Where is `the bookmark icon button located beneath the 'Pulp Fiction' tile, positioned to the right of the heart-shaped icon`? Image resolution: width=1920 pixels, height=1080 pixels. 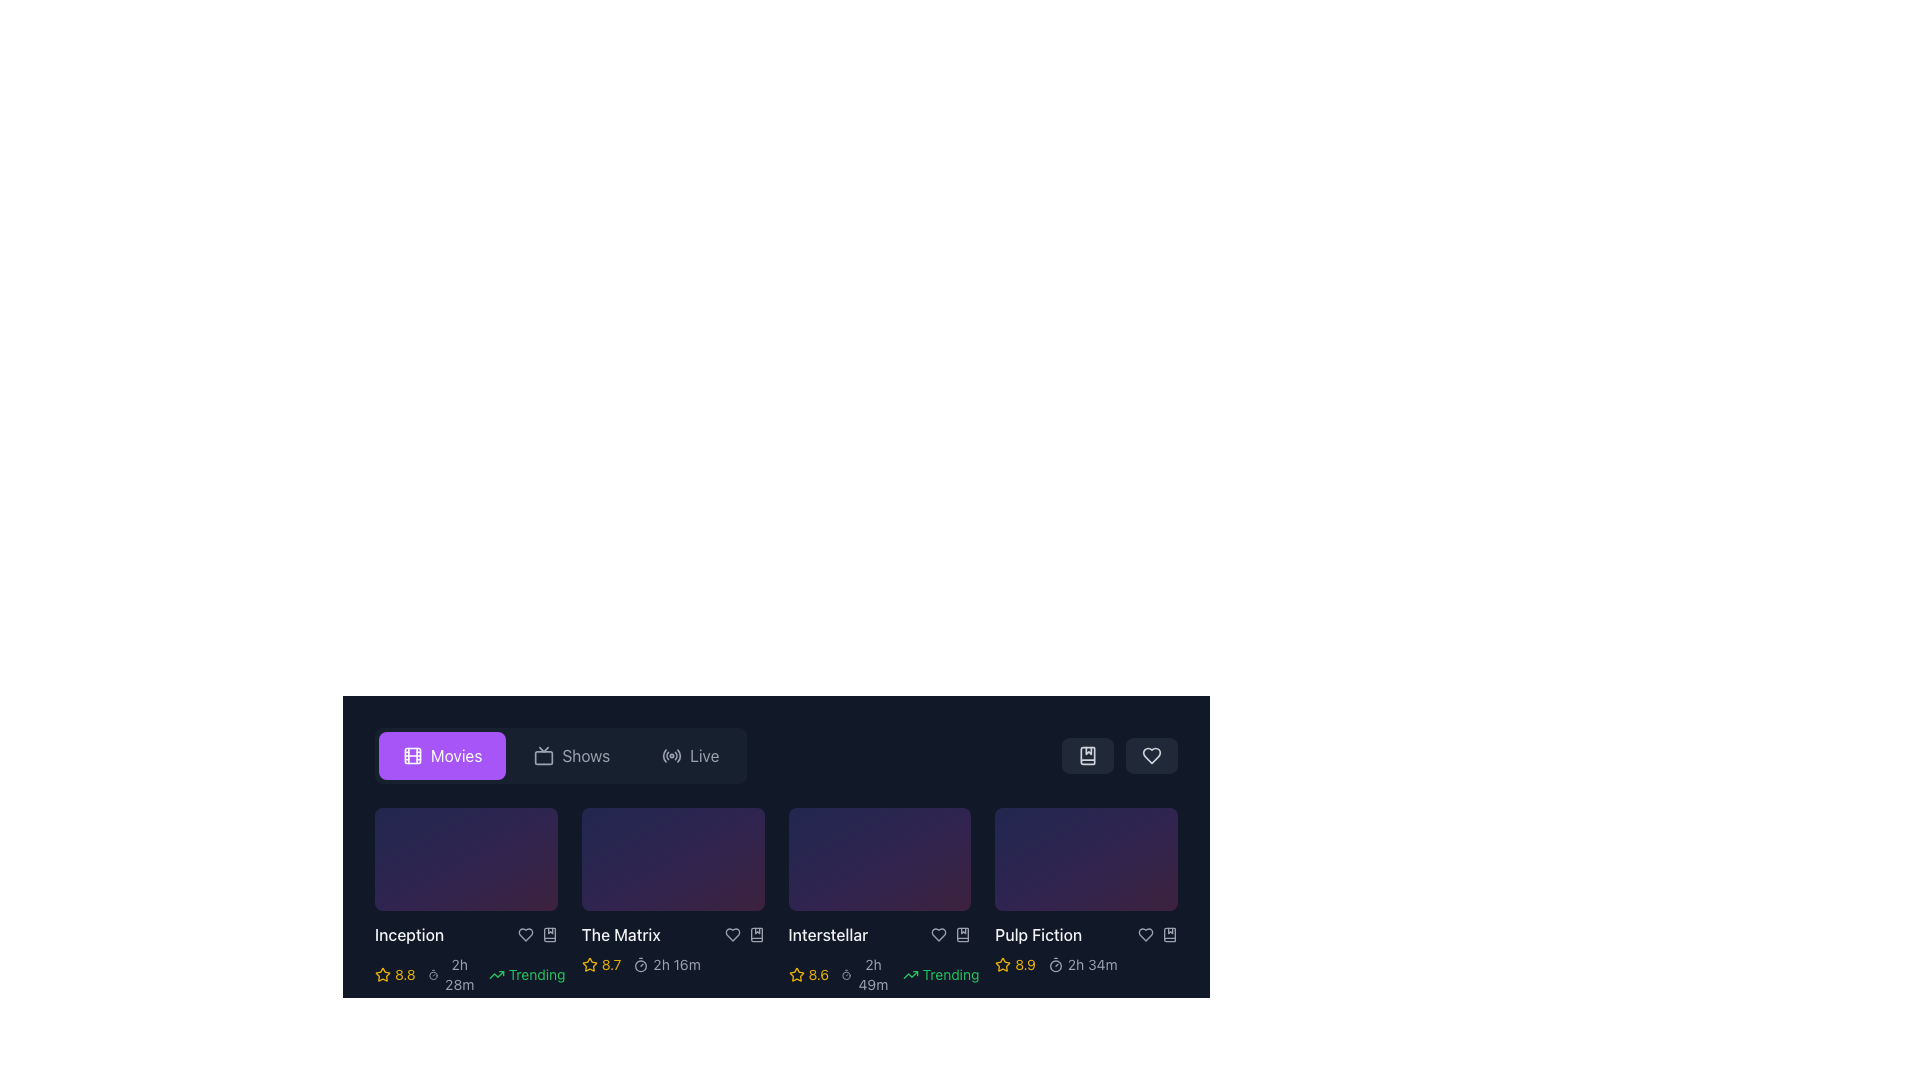
the bookmark icon button located beneath the 'Pulp Fiction' tile, positioned to the right of the heart-shaped icon is located at coordinates (963, 934).